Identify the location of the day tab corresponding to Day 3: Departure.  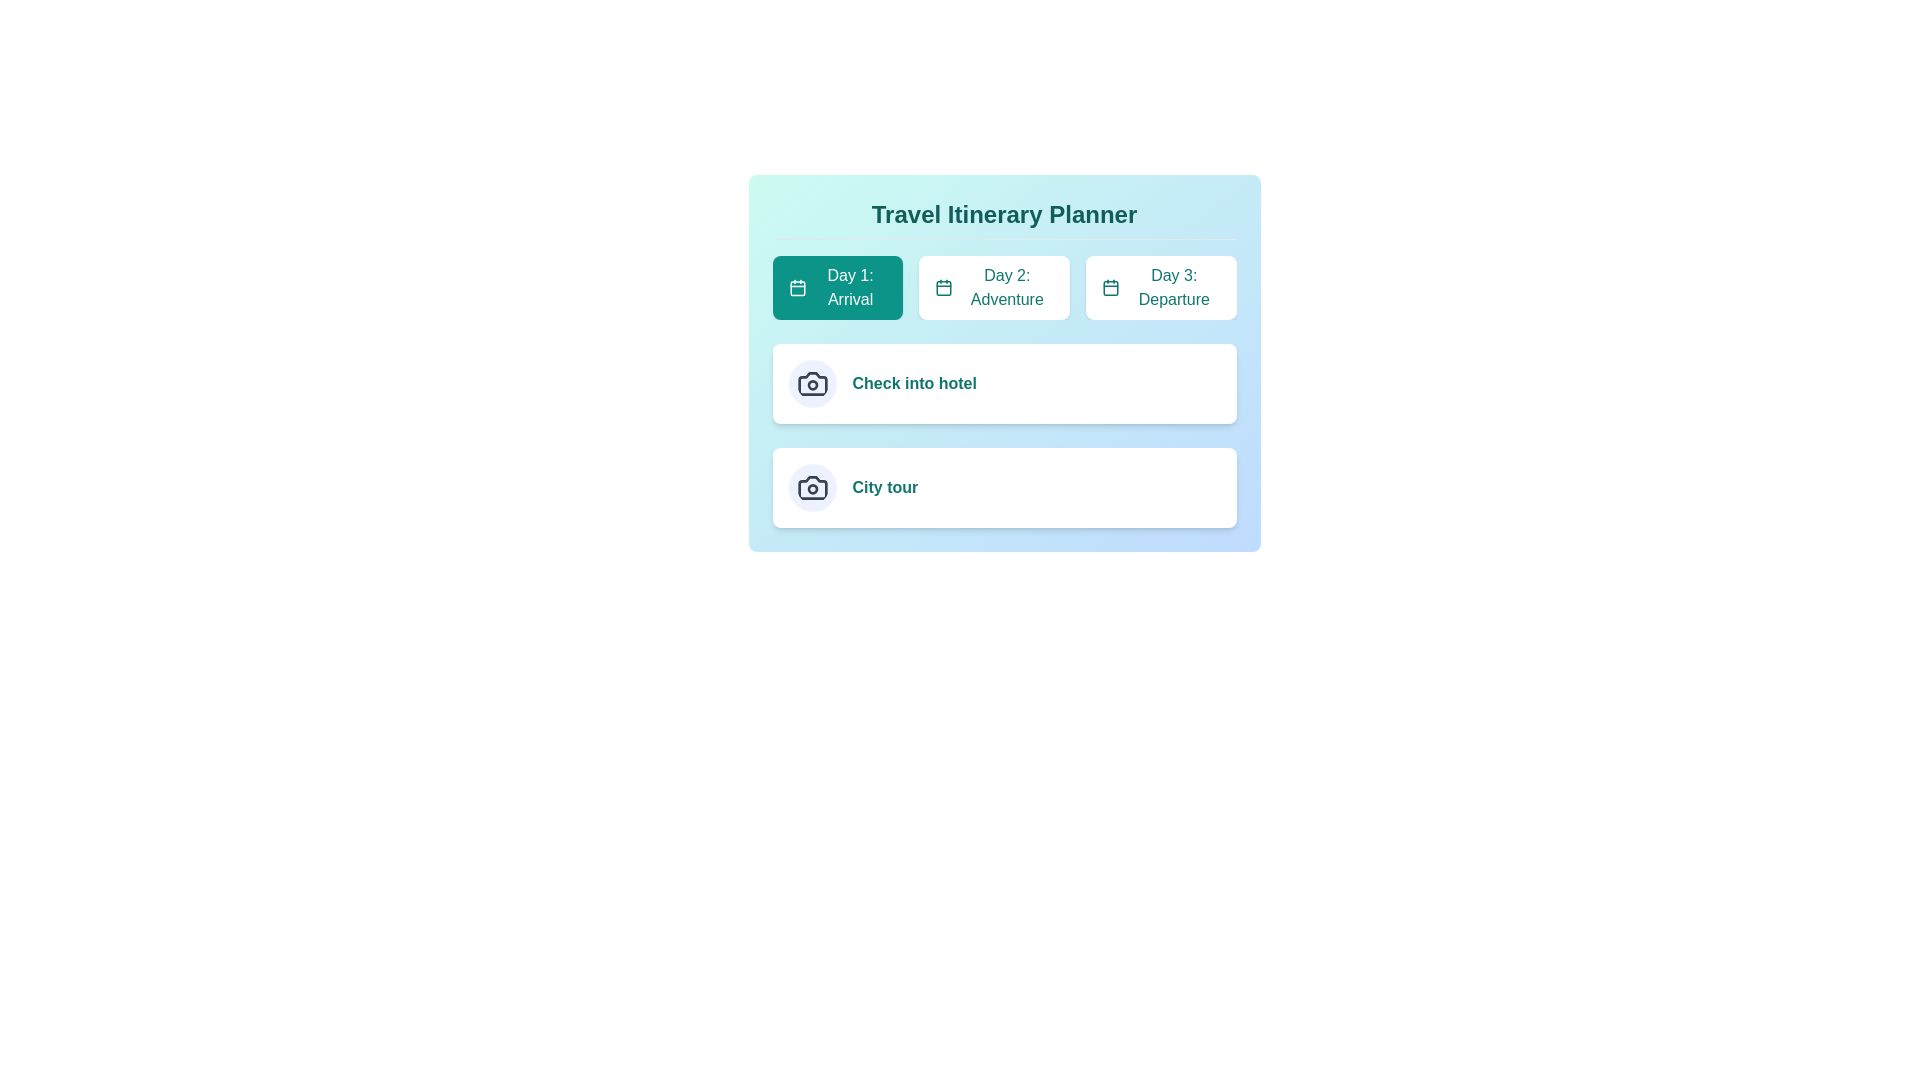
(1161, 288).